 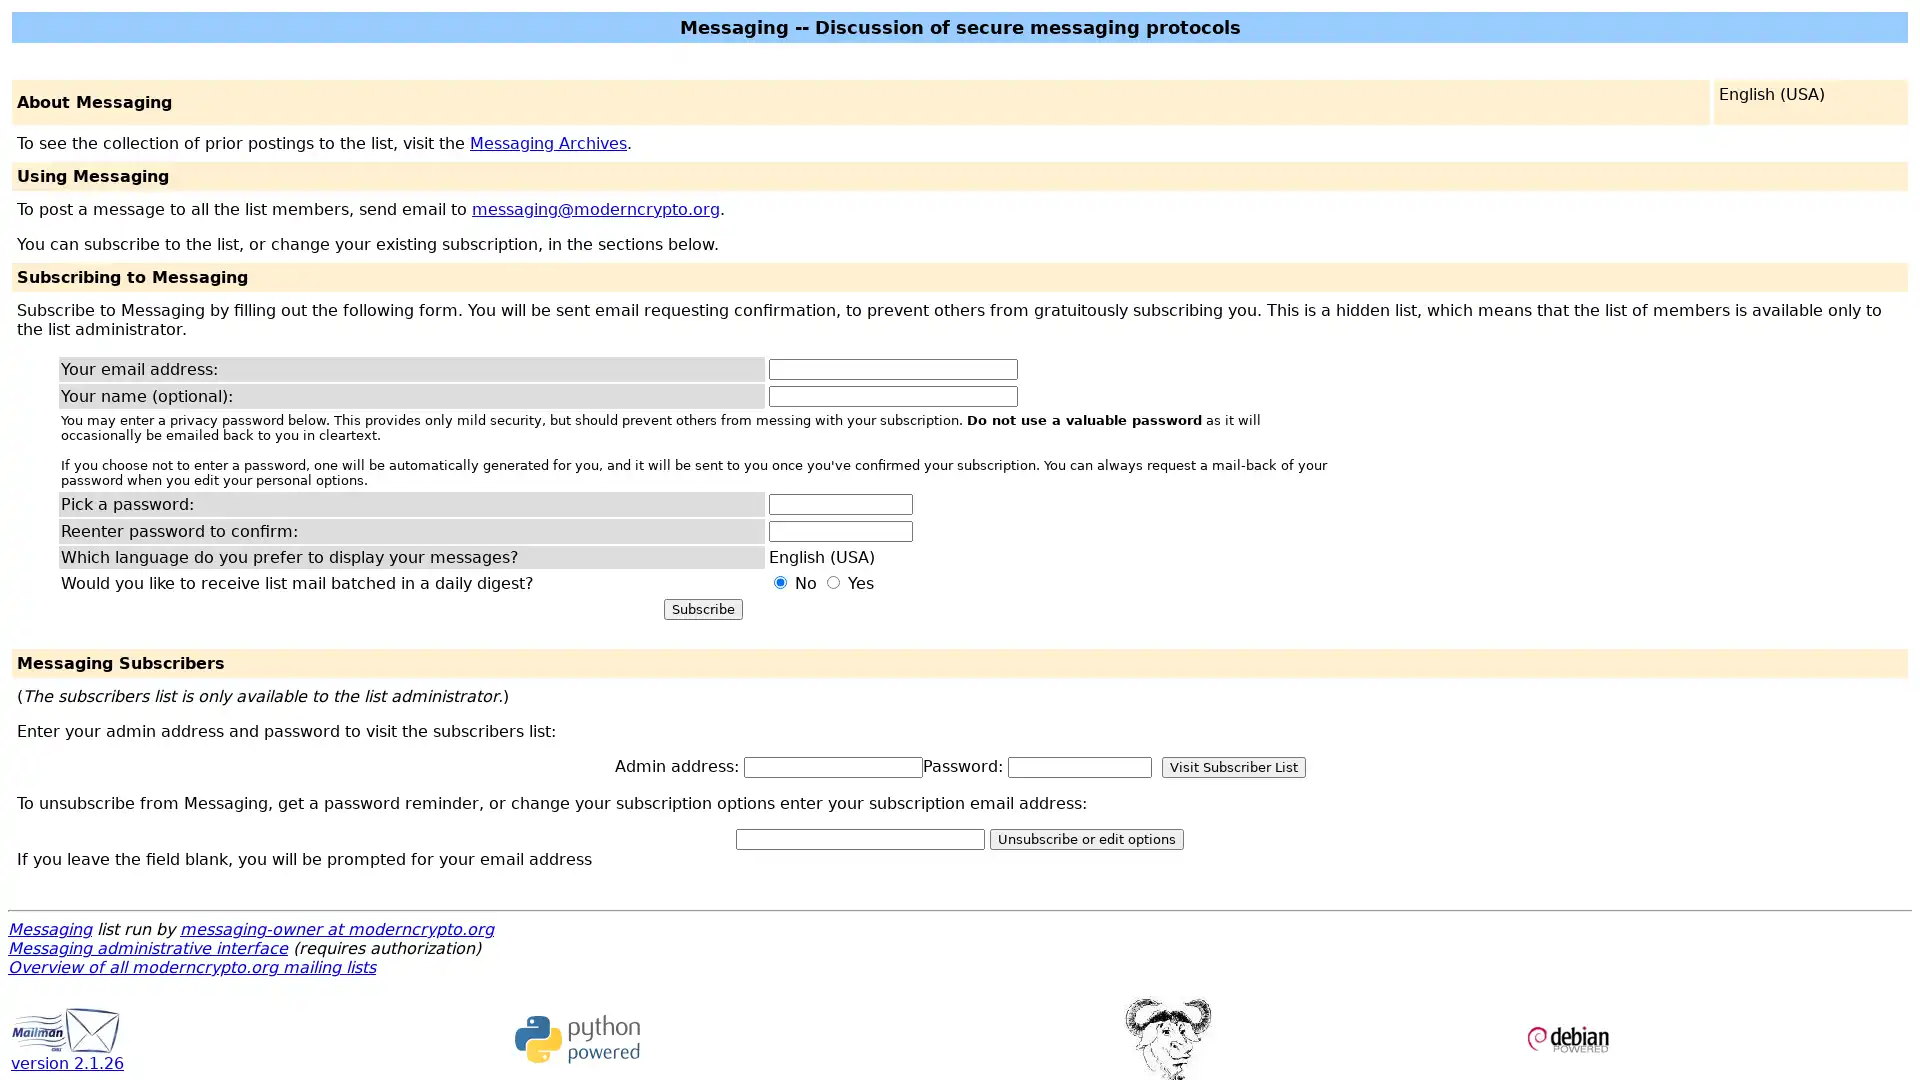 I want to click on Subscribe, so click(x=702, y=608).